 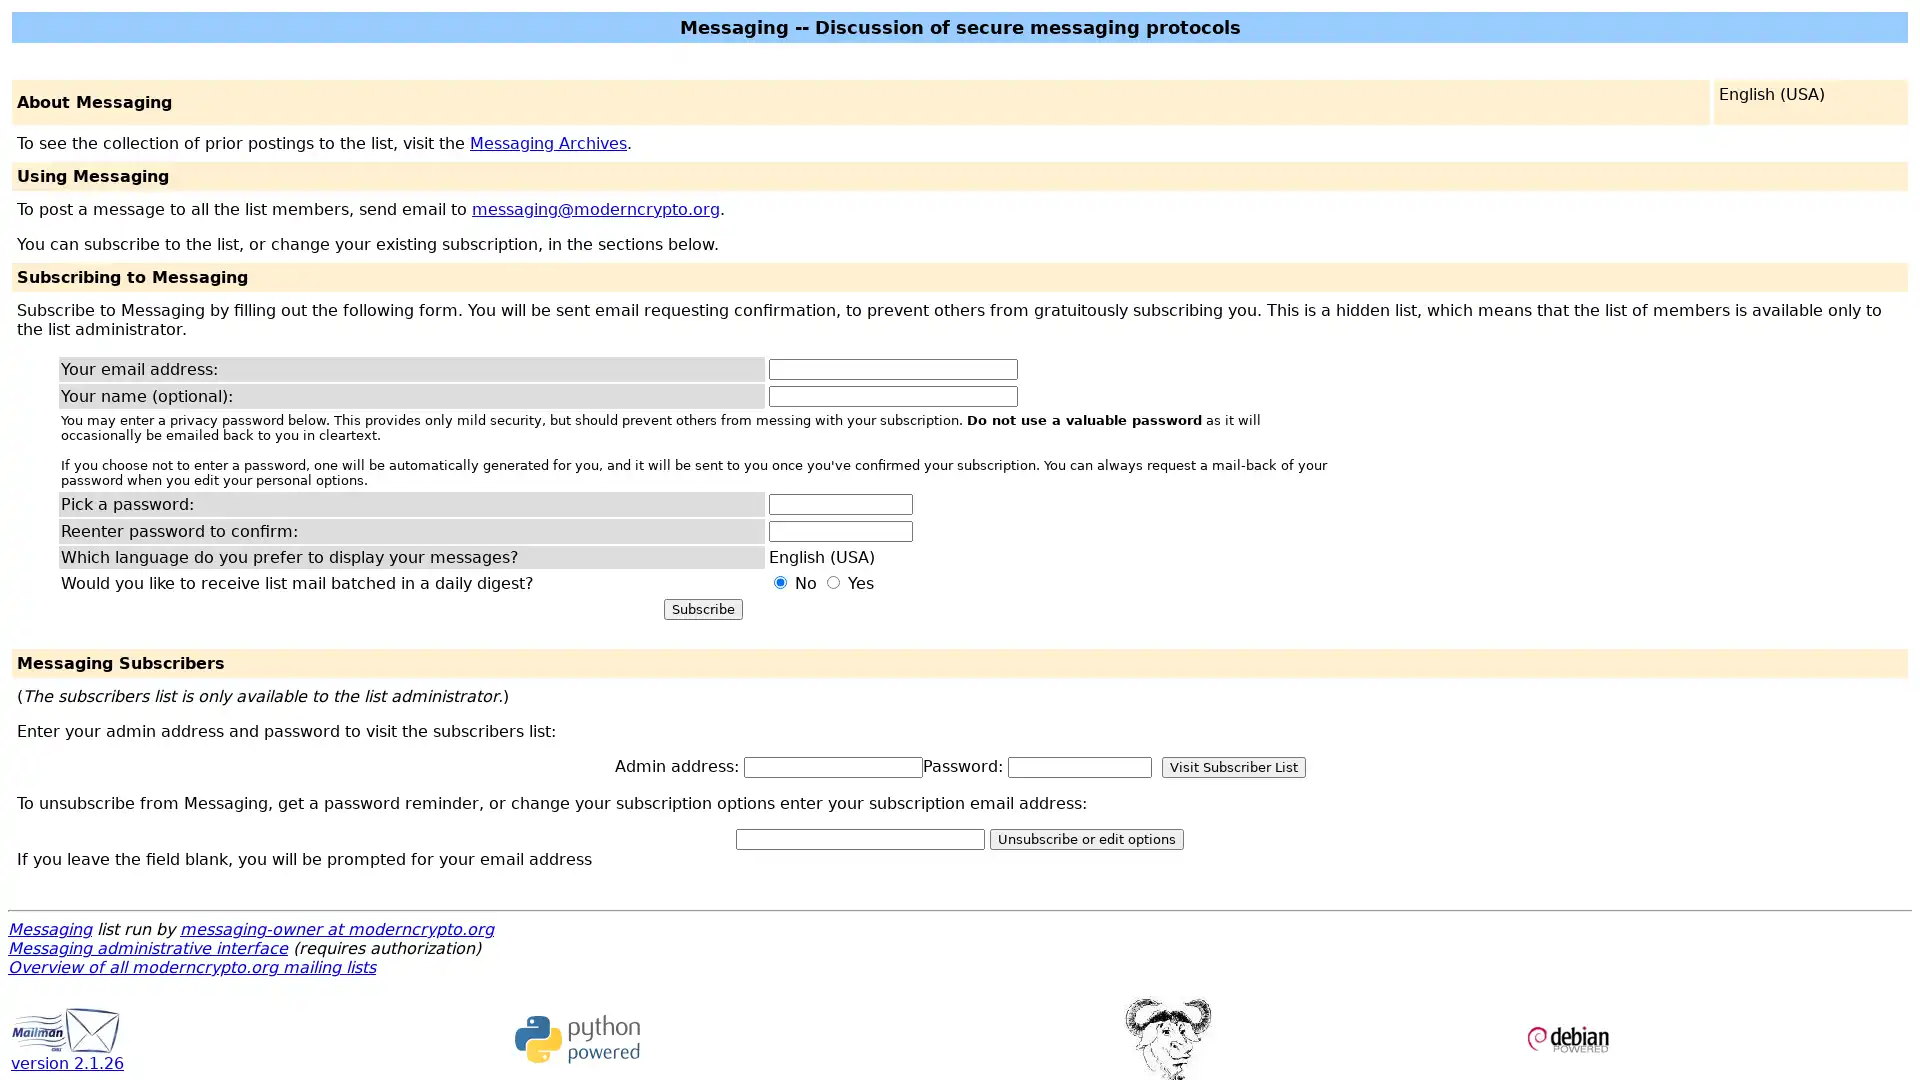 I want to click on Subscribe, so click(x=702, y=608).